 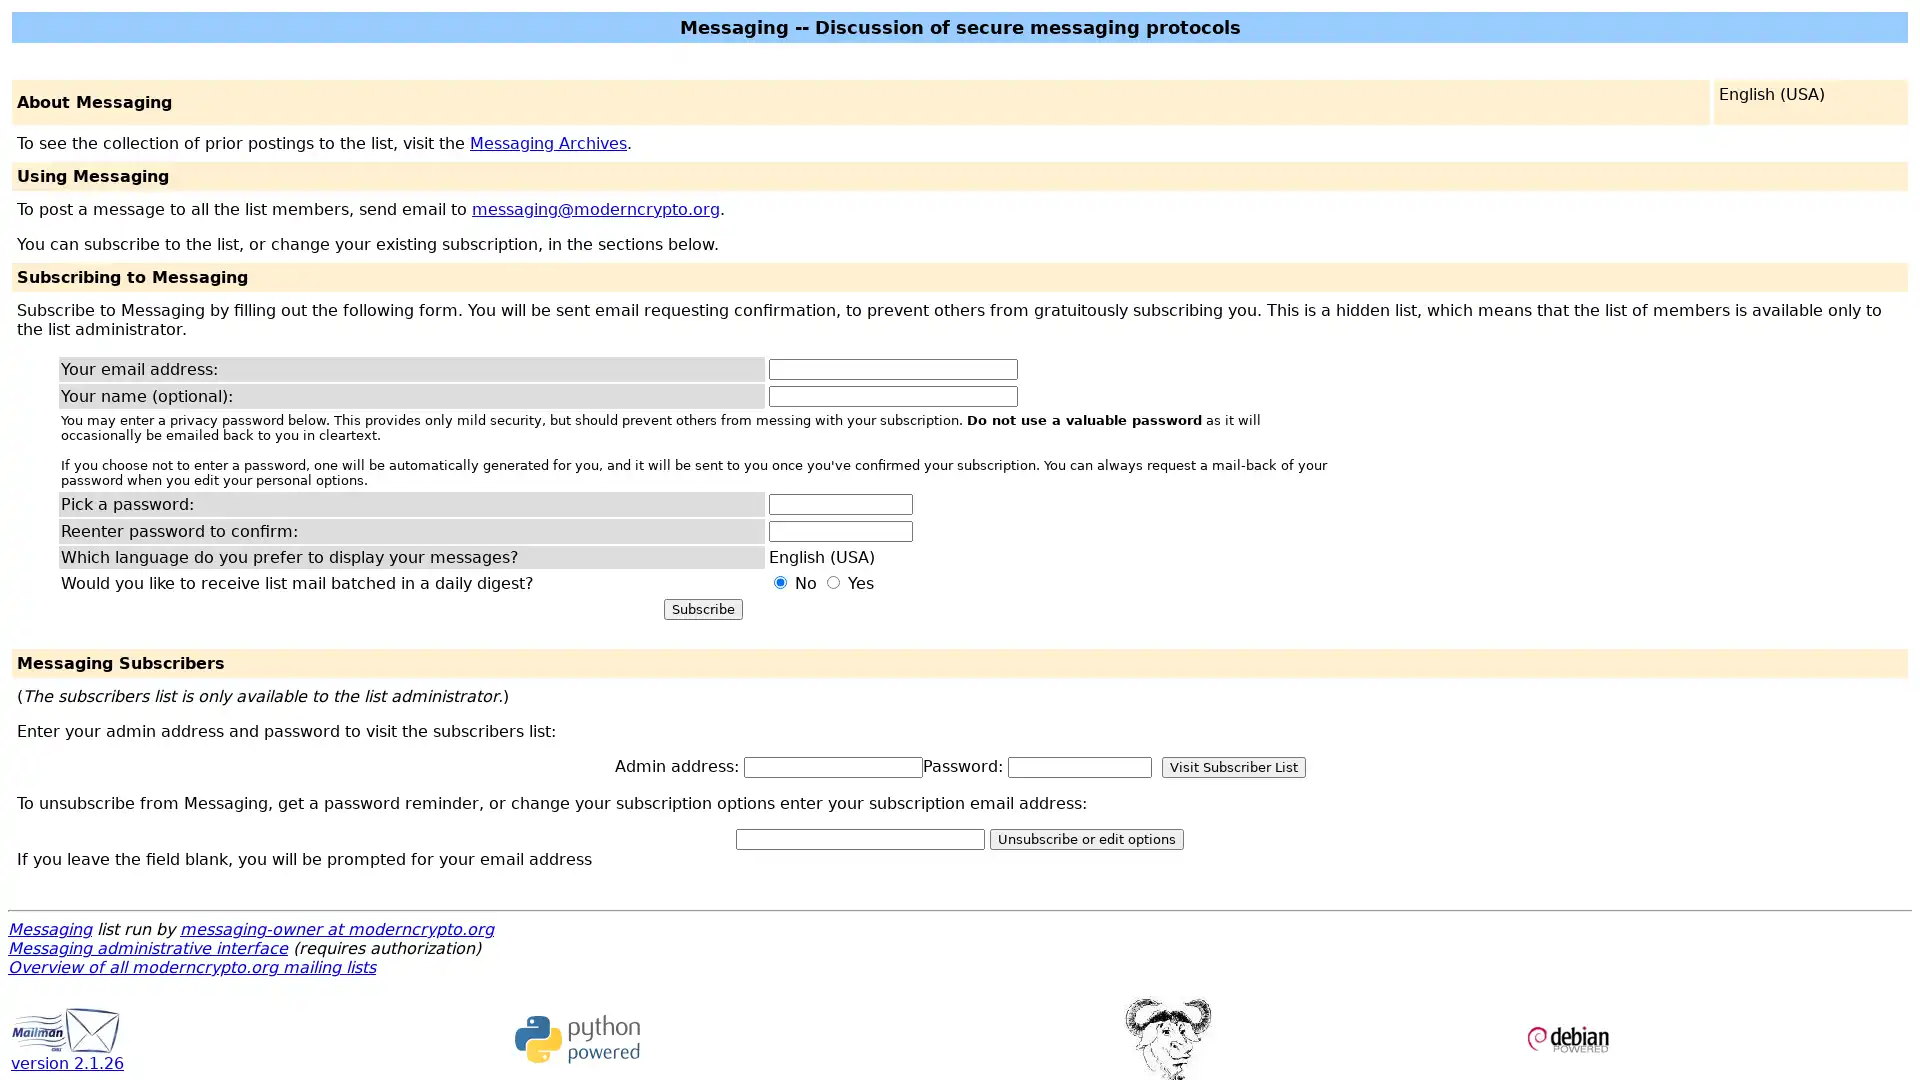 I want to click on Subscribe, so click(x=702, y=608).